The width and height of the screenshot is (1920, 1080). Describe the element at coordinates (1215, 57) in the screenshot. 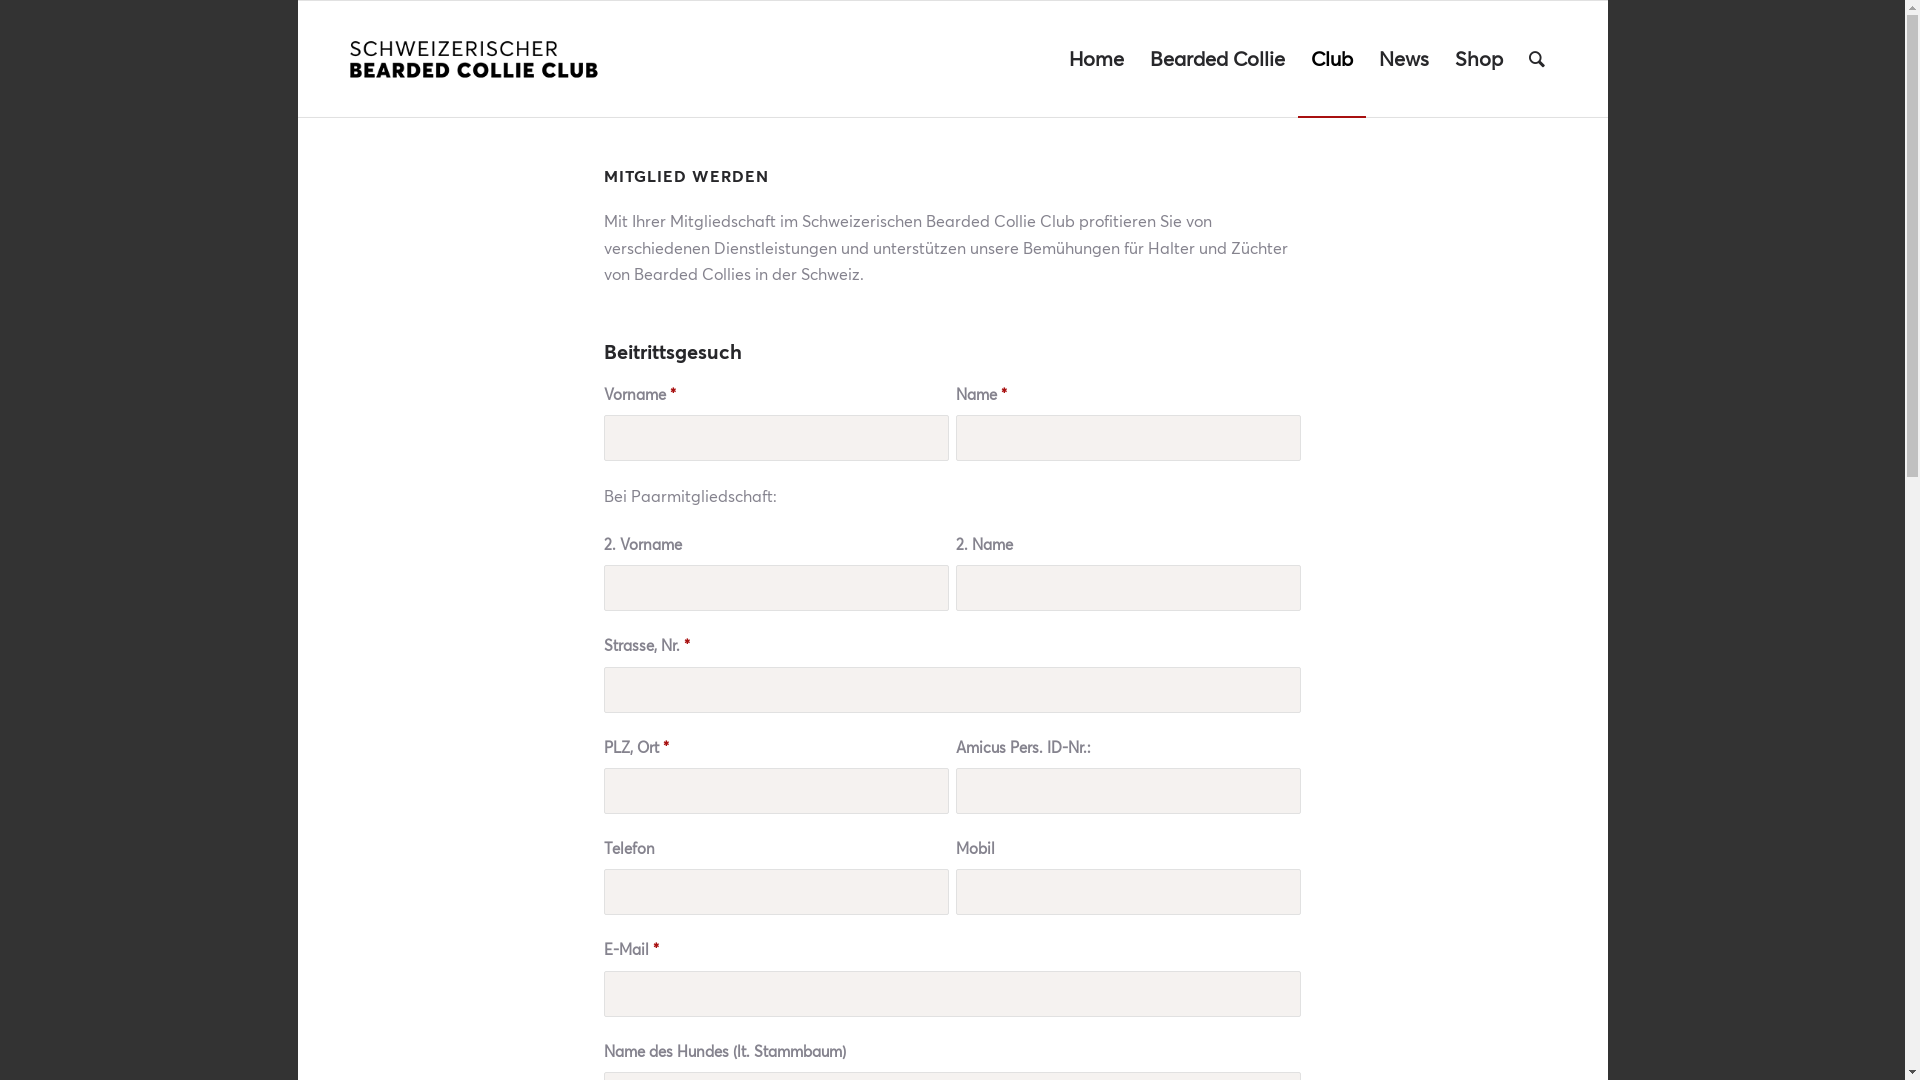

I see `'Bearded Collie'` at that location.